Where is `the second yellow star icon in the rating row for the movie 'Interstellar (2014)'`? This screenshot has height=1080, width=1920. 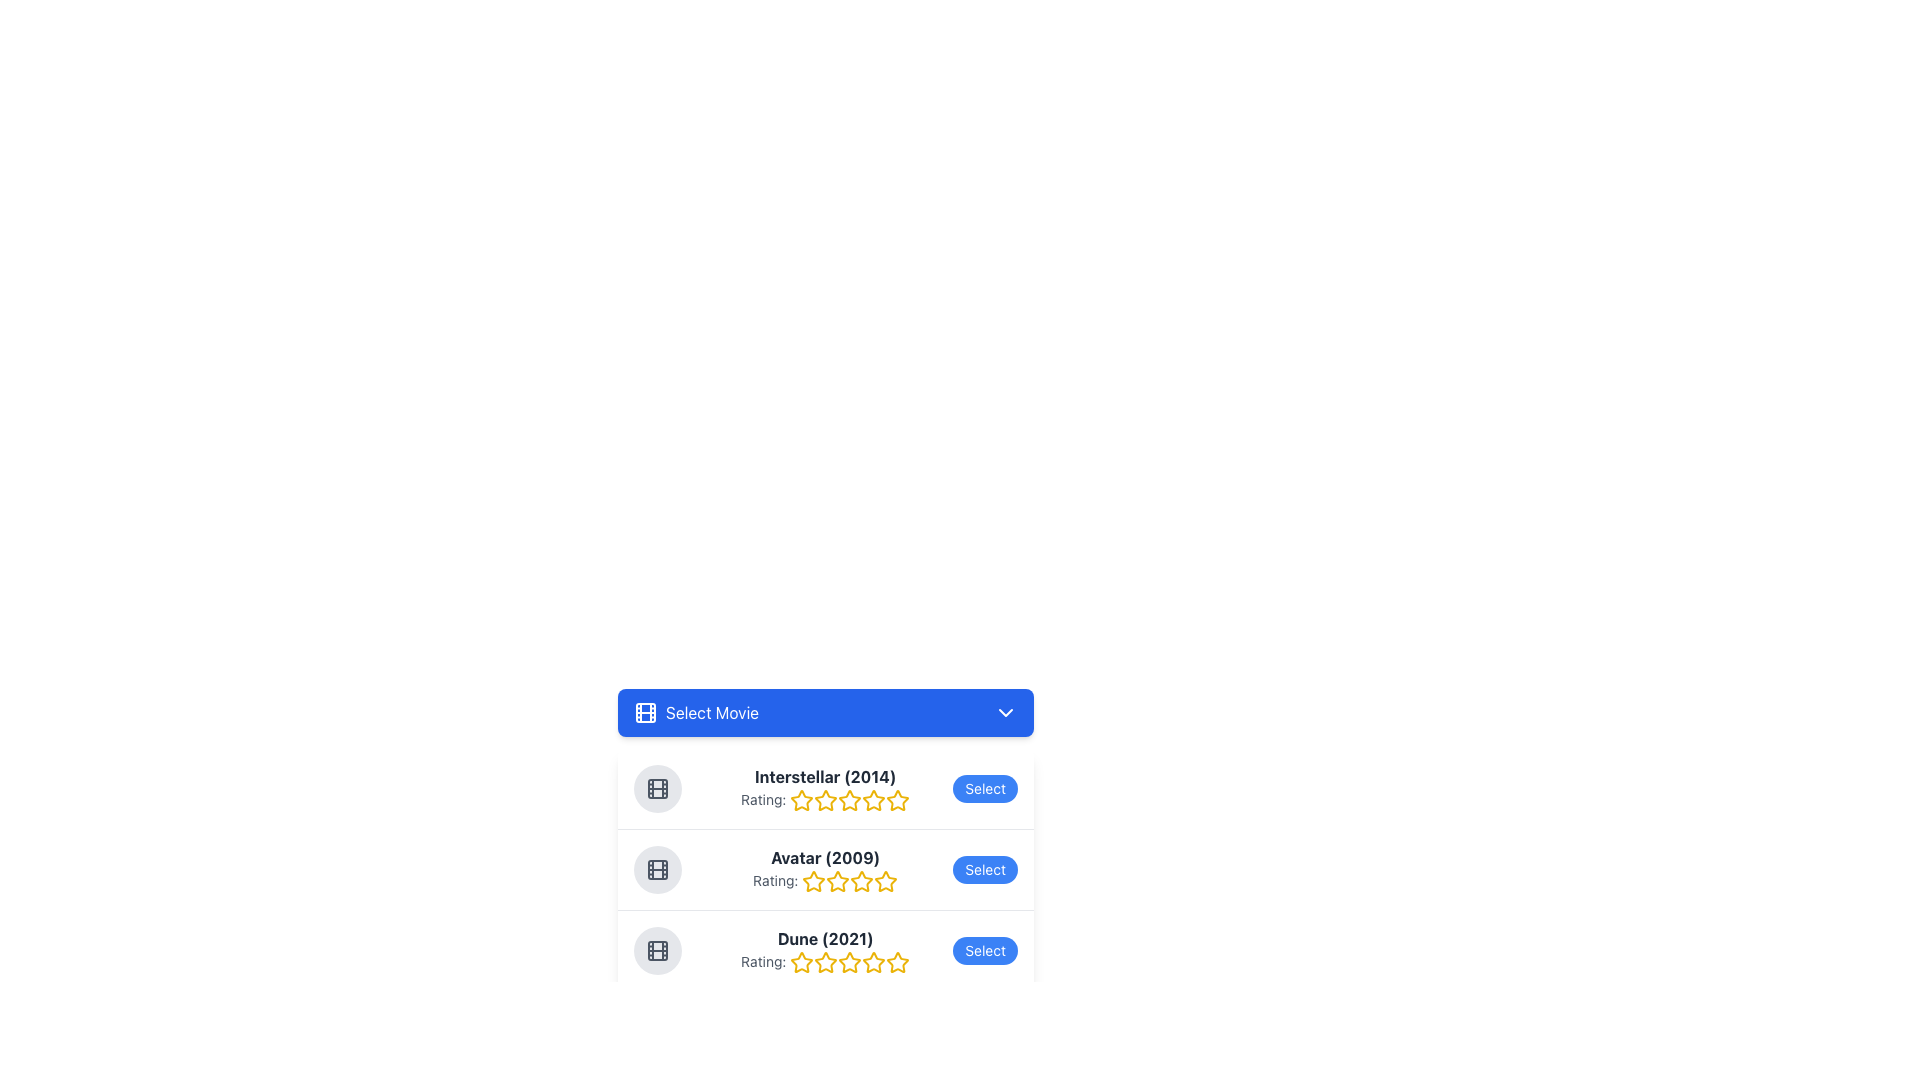
the second yellow star icon in the rating row for the movie 'Interstellar (2014)' is located at coordinates (826, 799).